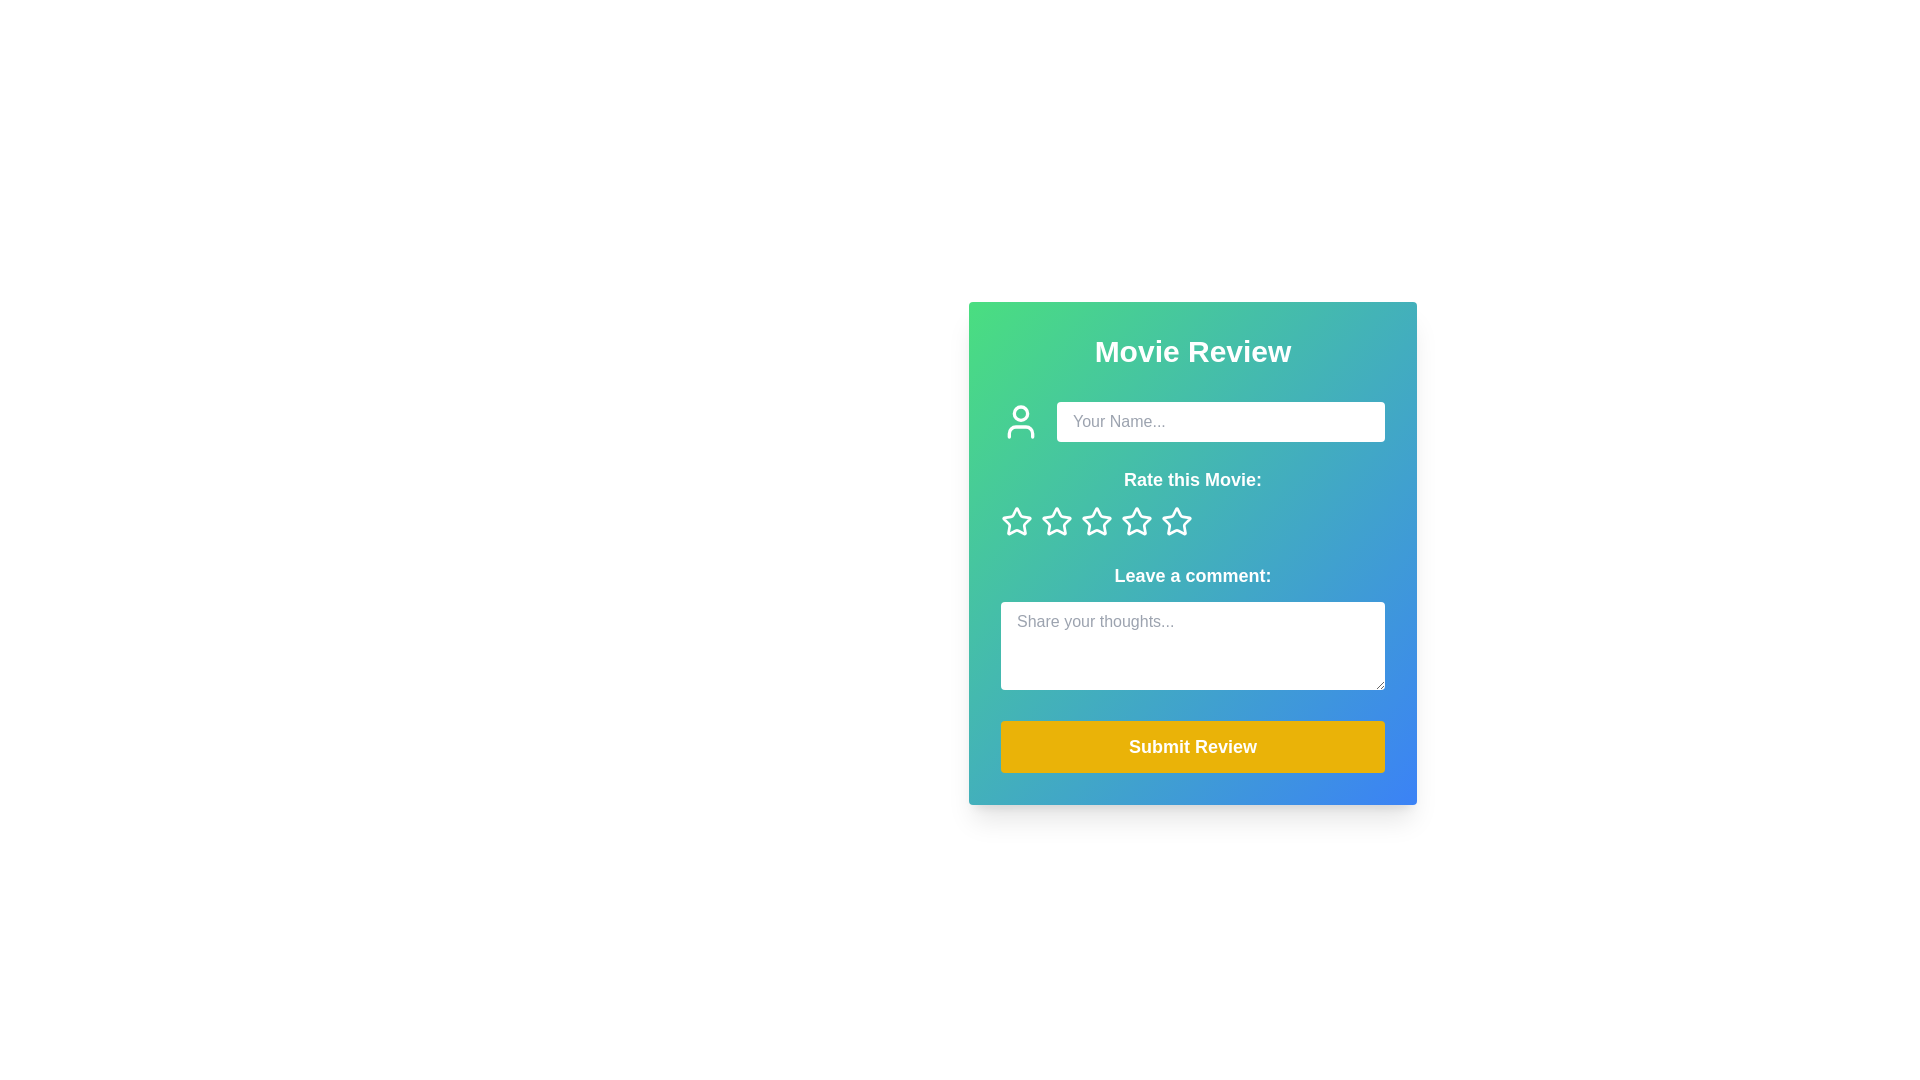 This screenshot has height=1080, width=1920. I want to click on the 'Submit Review' button, which is a wide button with a vibrant yellow background and rounded corners, positioned below the text area for user comments in the review card interface, so click(1193, 747).